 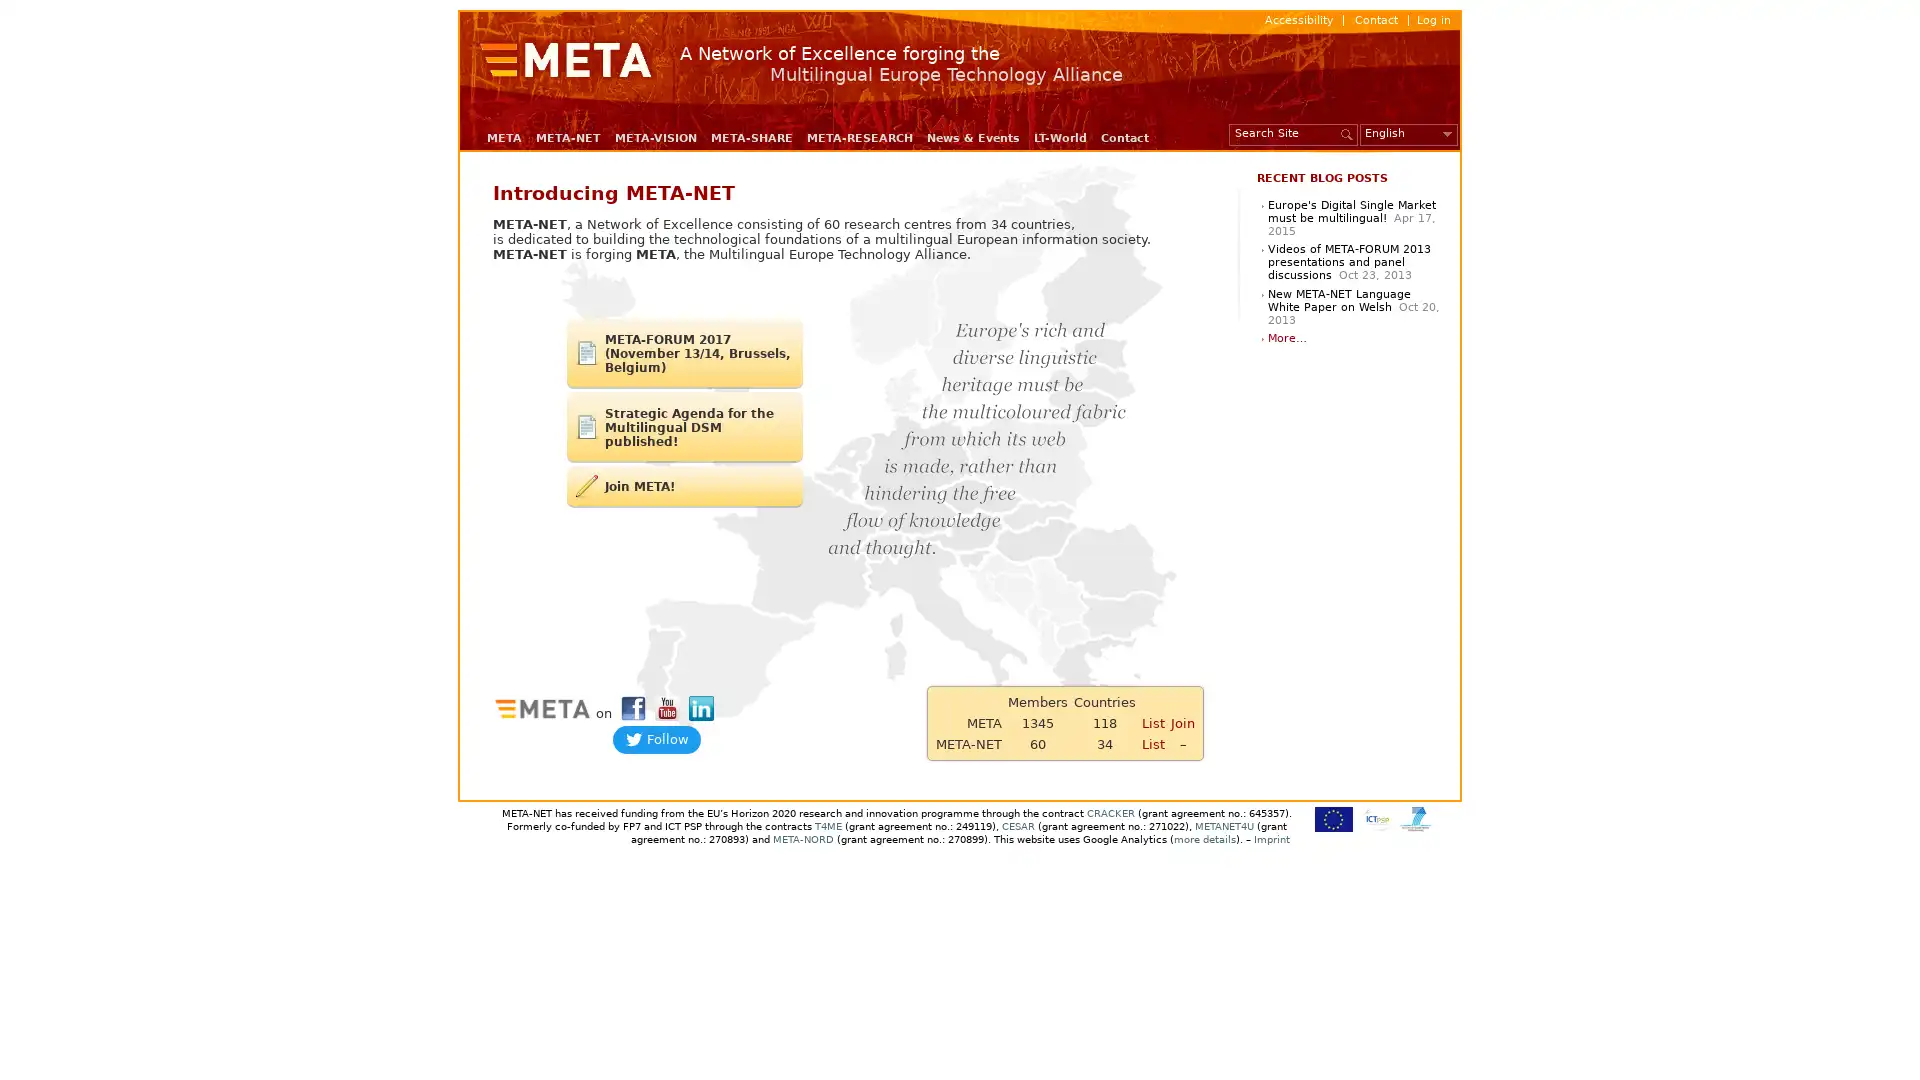 I want to click on Search, so click(x=1348, y=133).